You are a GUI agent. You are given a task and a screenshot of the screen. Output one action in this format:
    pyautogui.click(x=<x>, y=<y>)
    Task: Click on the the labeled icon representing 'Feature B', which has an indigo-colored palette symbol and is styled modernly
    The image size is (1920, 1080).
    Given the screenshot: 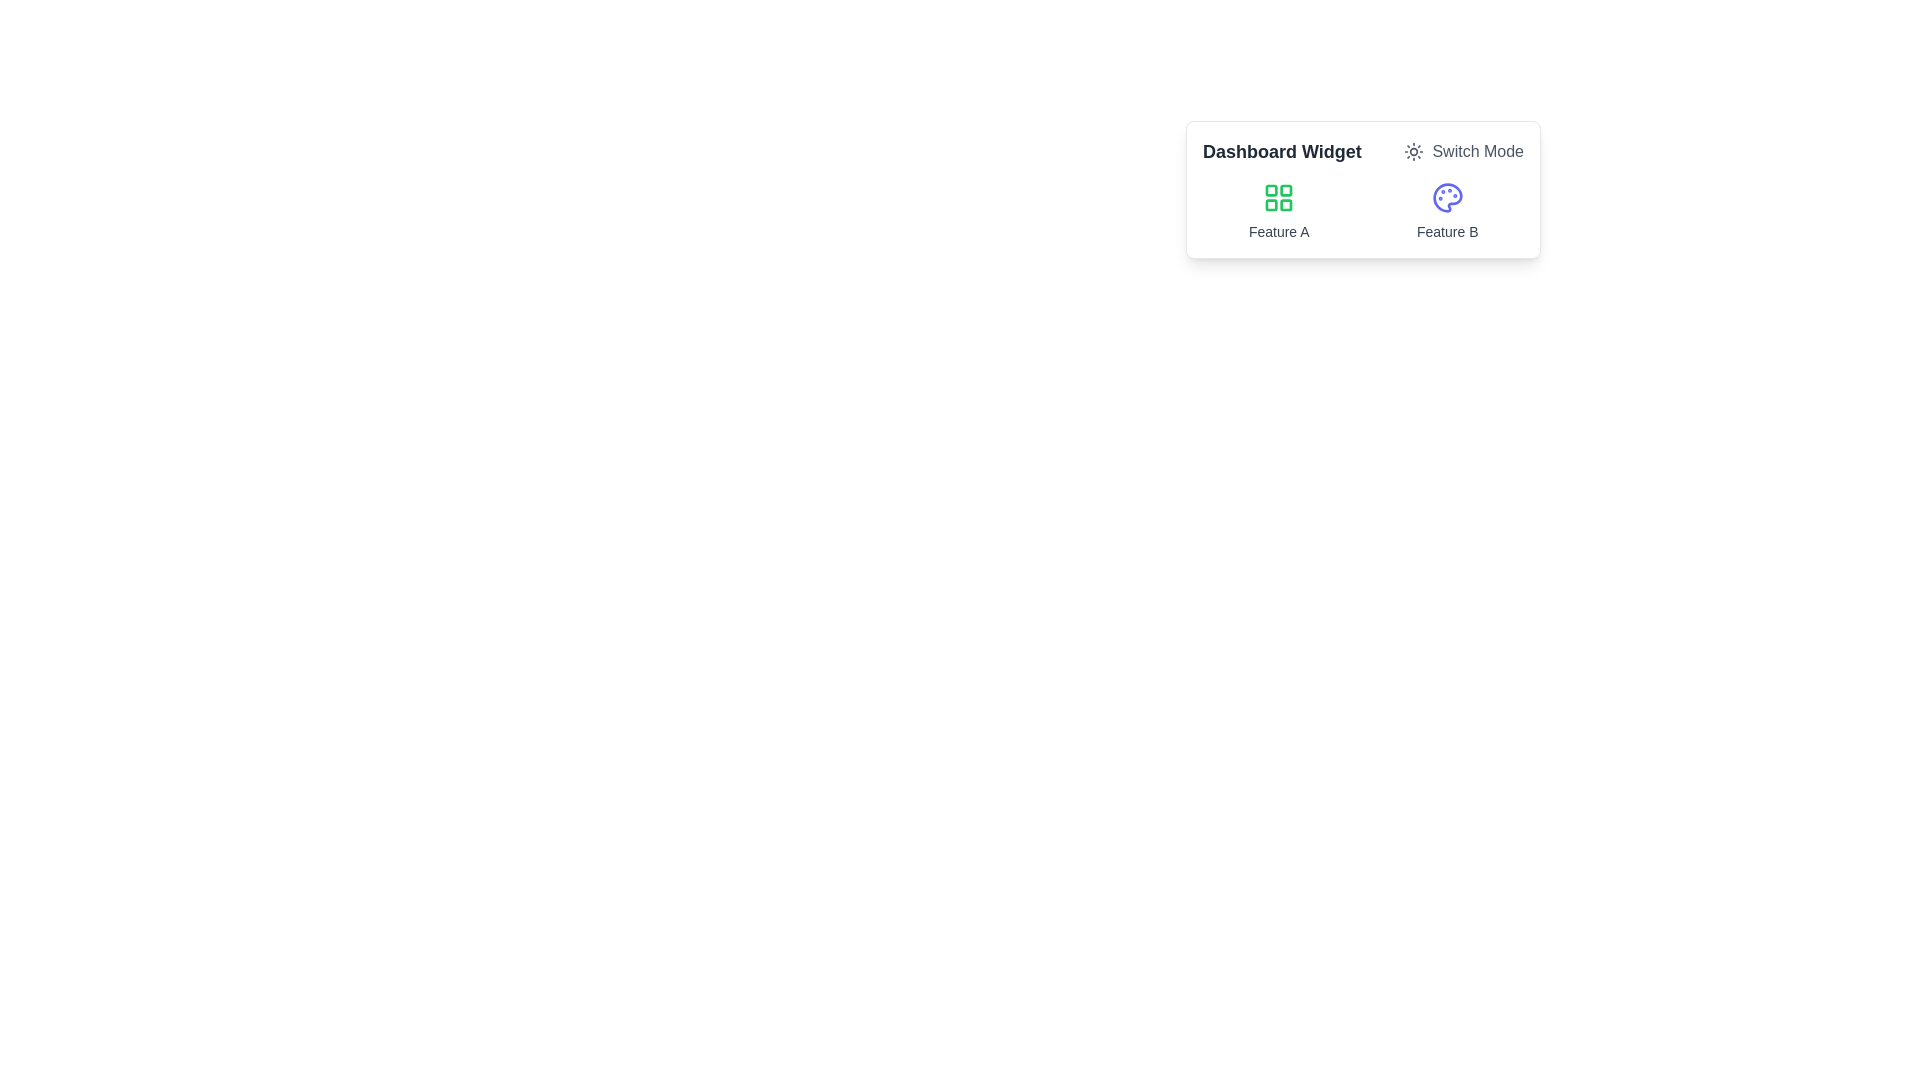 What is the action you would take?
    pyautogui.click(x=1447, y=212)
    